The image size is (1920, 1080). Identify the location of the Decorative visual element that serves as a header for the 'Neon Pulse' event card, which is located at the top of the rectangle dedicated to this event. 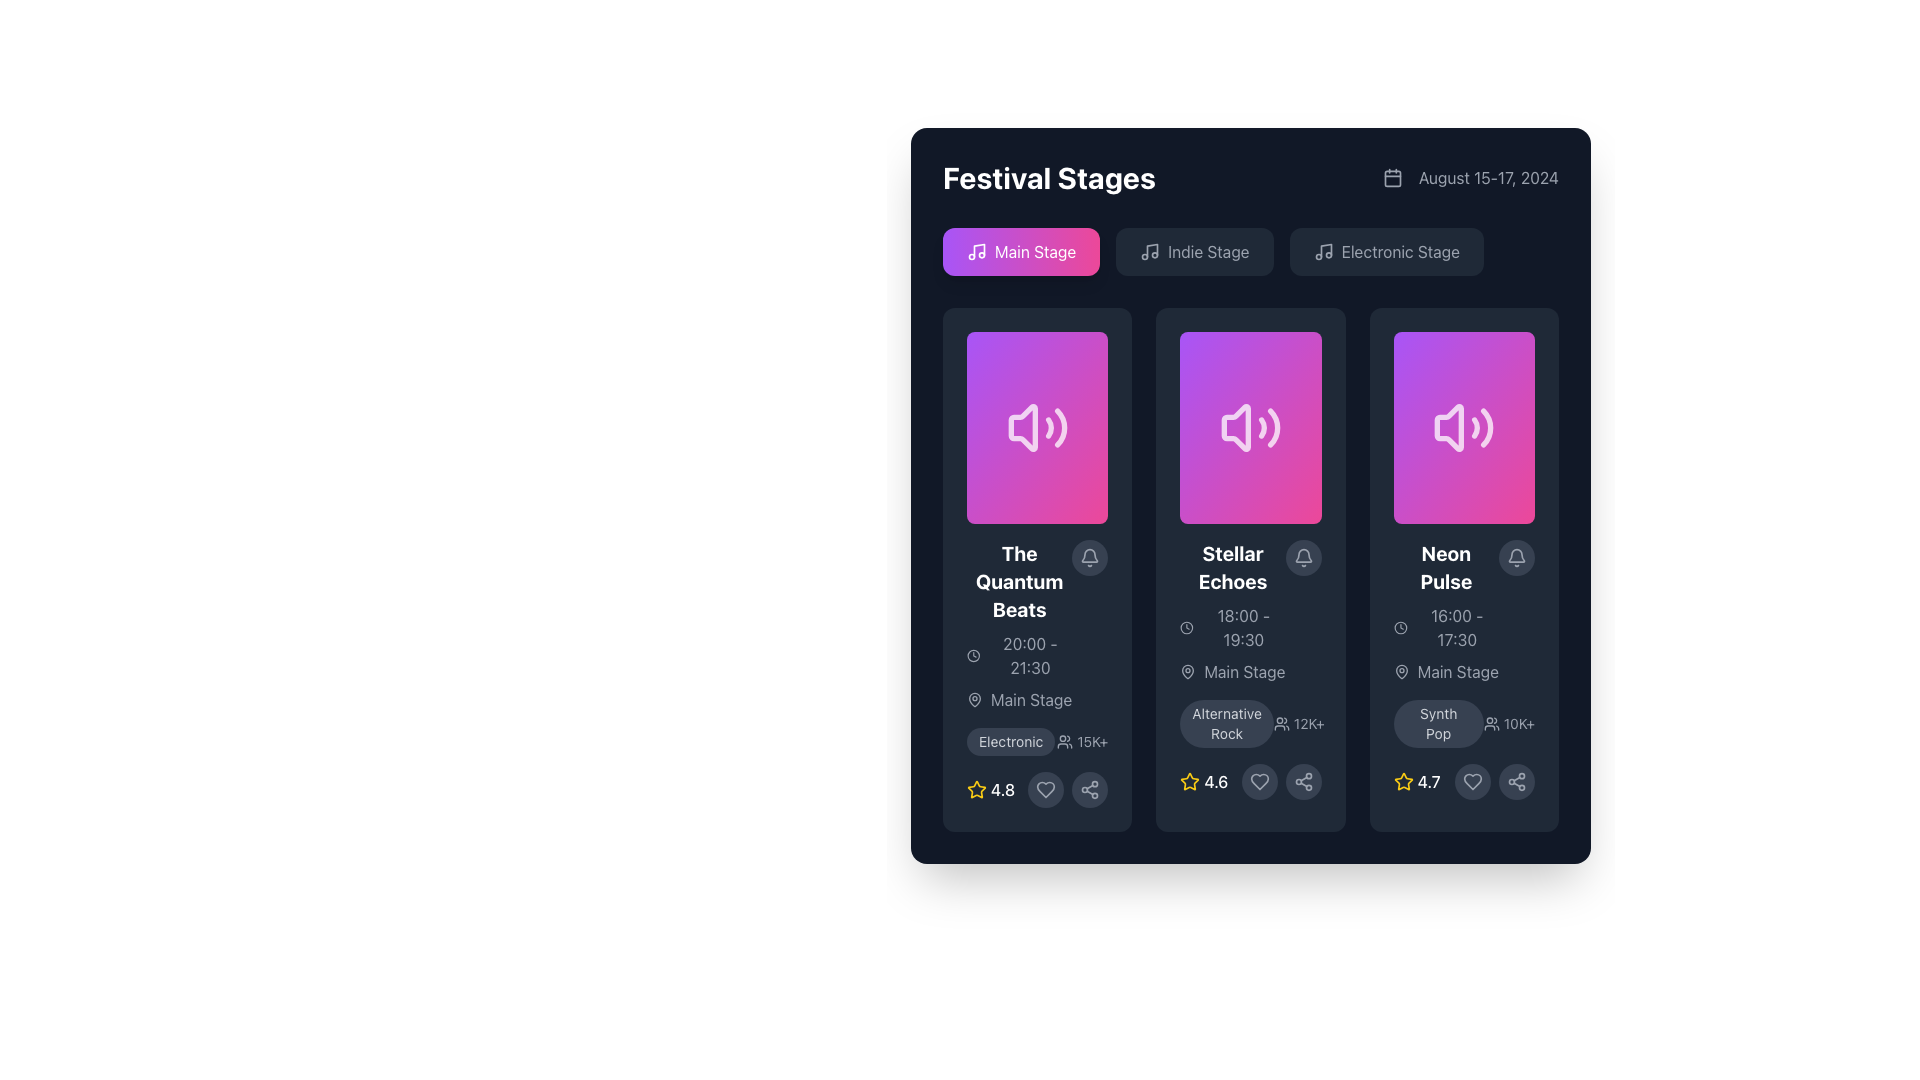
(1464, 427).